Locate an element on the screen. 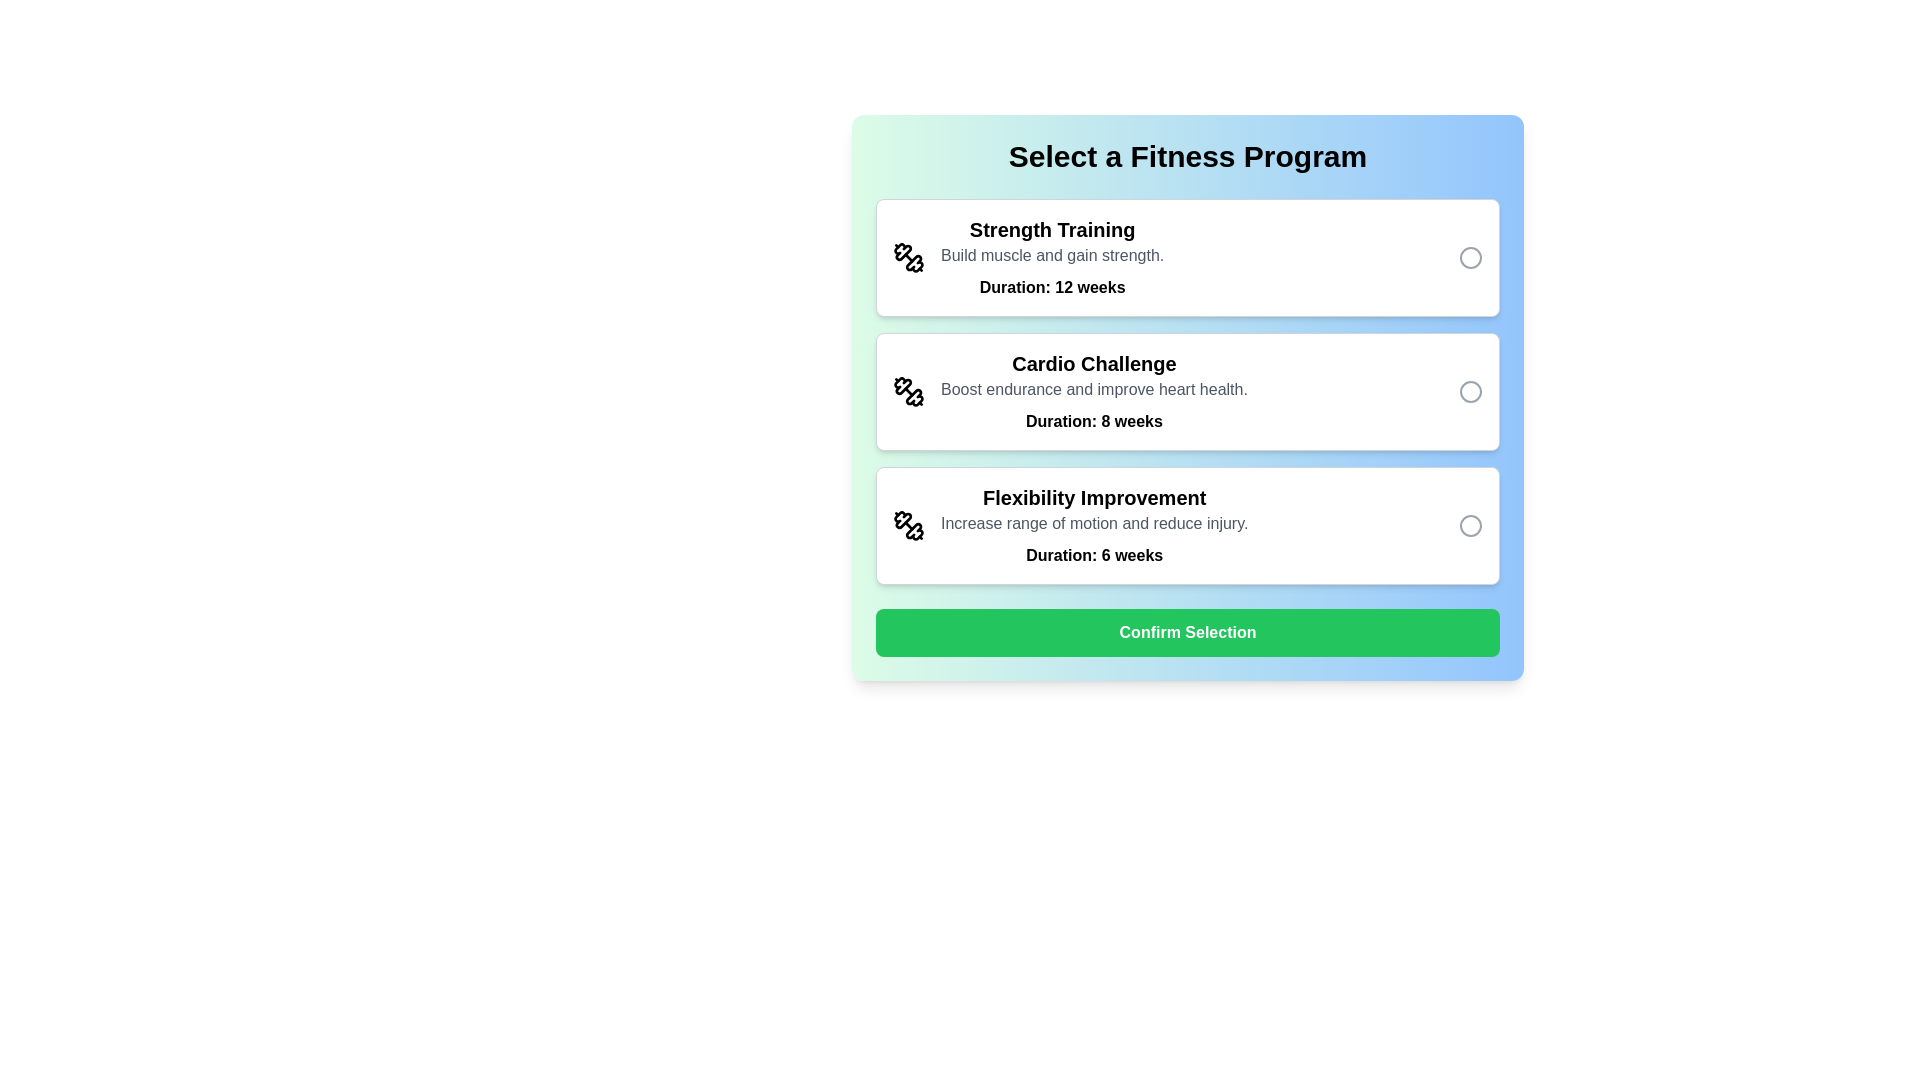  the inner circle of the SVG icon located at the far-right edge of the 'Flexibility Improvement' program option box in the selection panel is located at coordinates (1470, 524).